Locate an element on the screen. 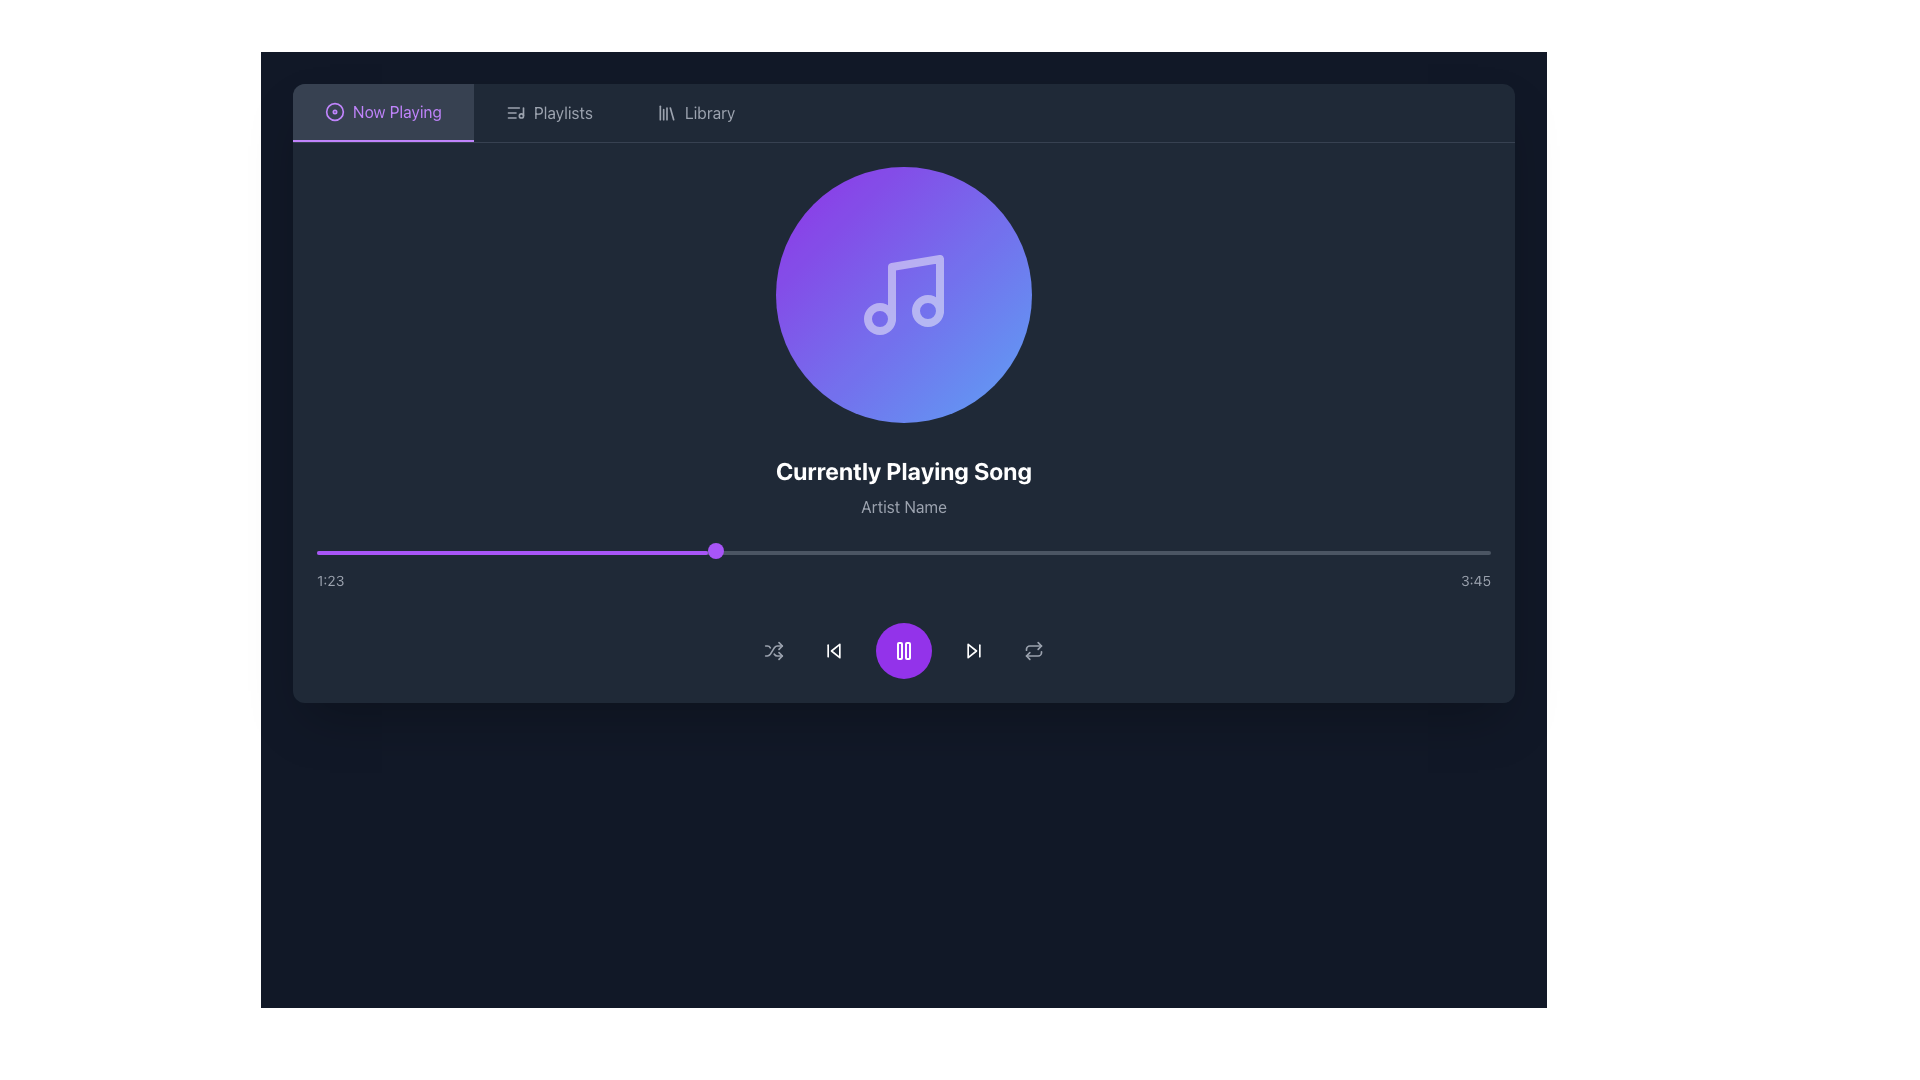  the smaller inner circle component located inside the larger circular structure on the left side of the header navigation bar, which is associated with the 'Now Playing' label is located at coordinates (335, 111).